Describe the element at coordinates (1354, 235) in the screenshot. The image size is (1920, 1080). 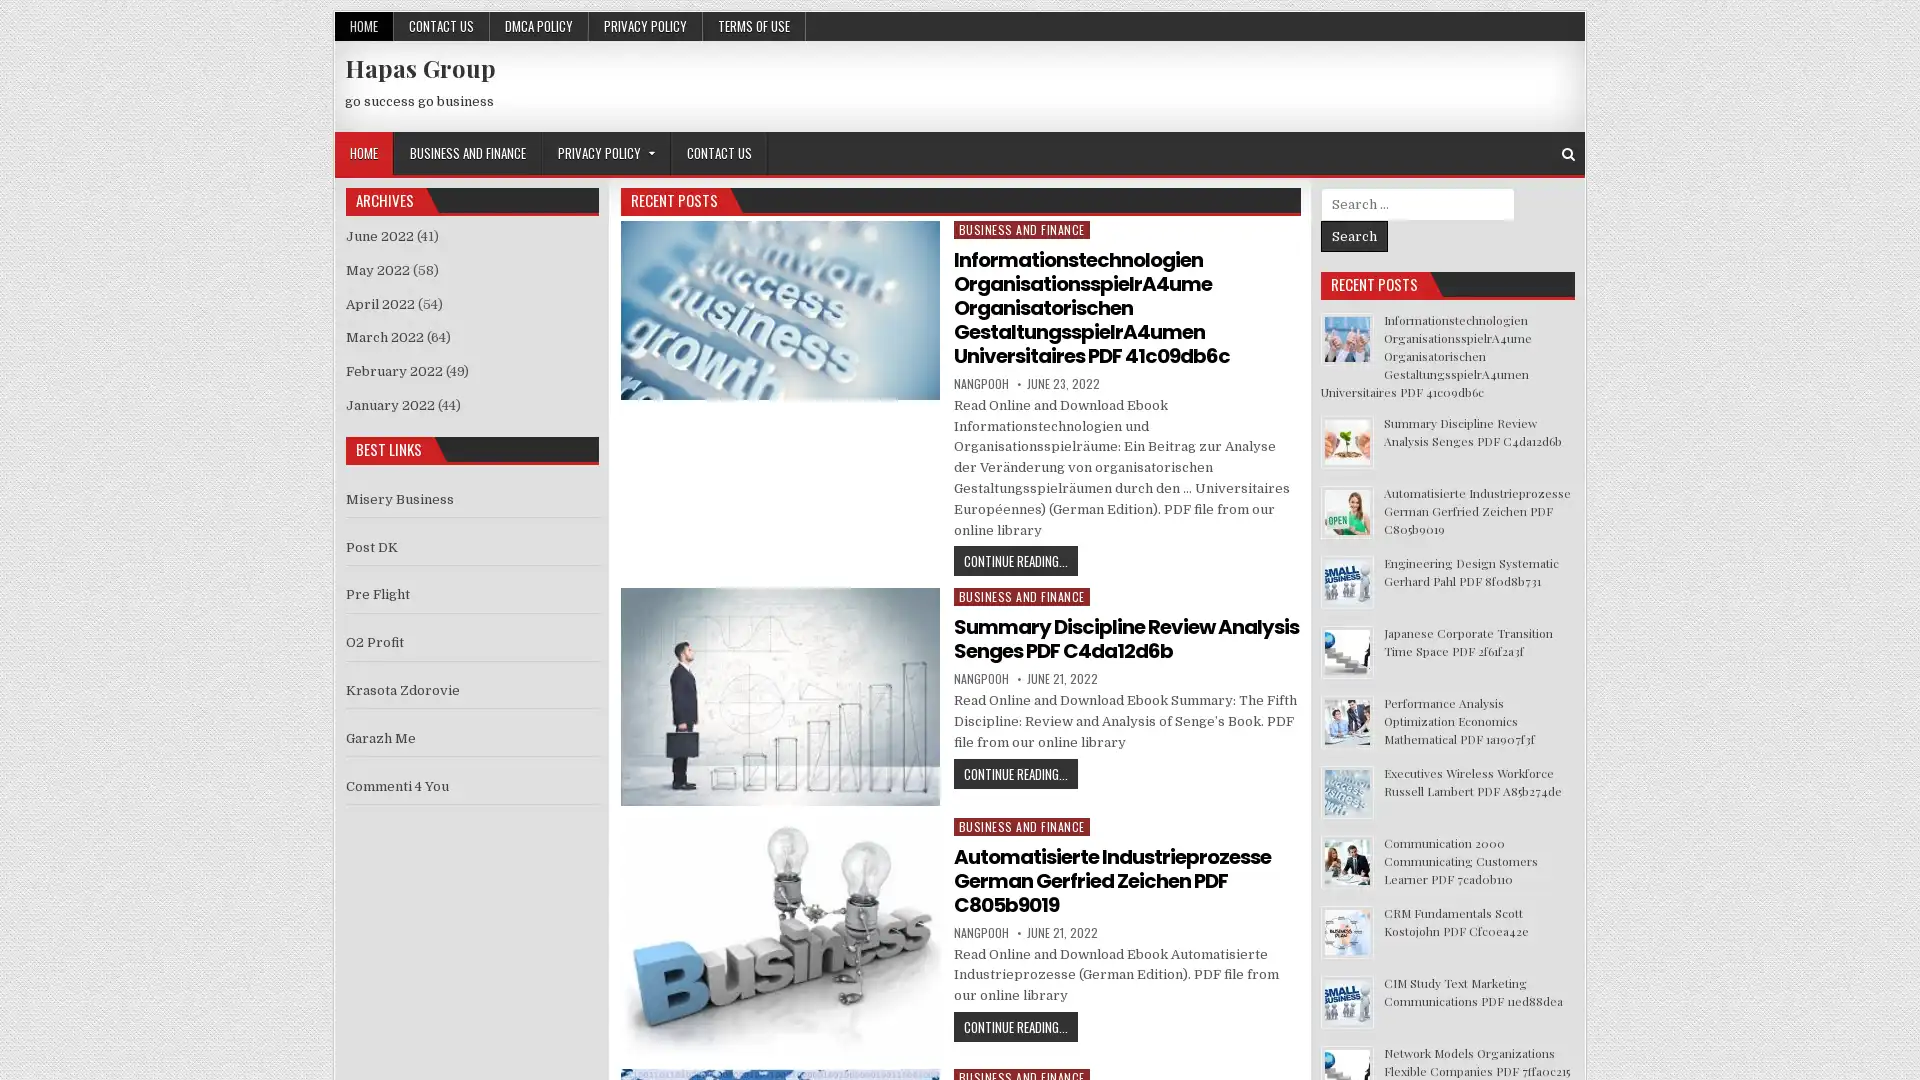
I see `Search` at that location.